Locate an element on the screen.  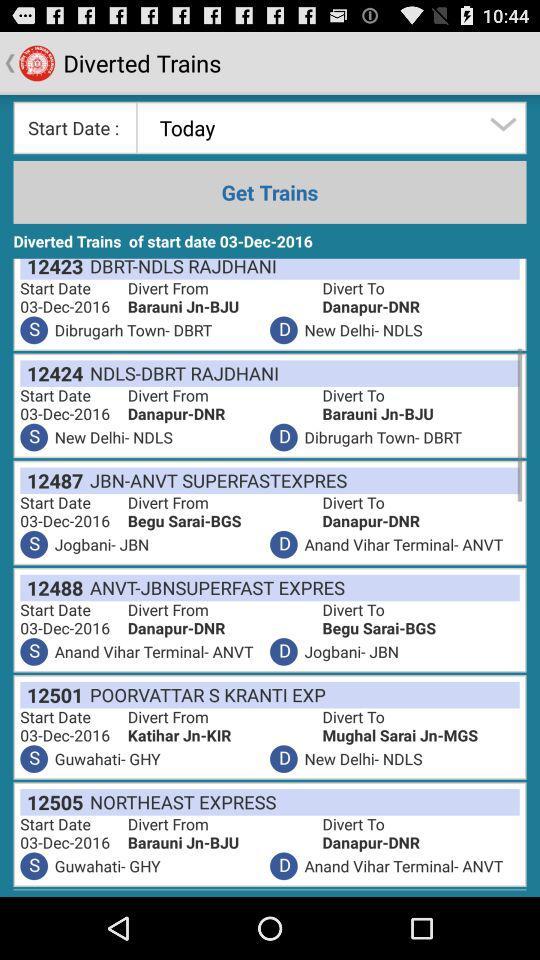
the anvt-jbnsuperfast expres is located at coordinates (213, 587).